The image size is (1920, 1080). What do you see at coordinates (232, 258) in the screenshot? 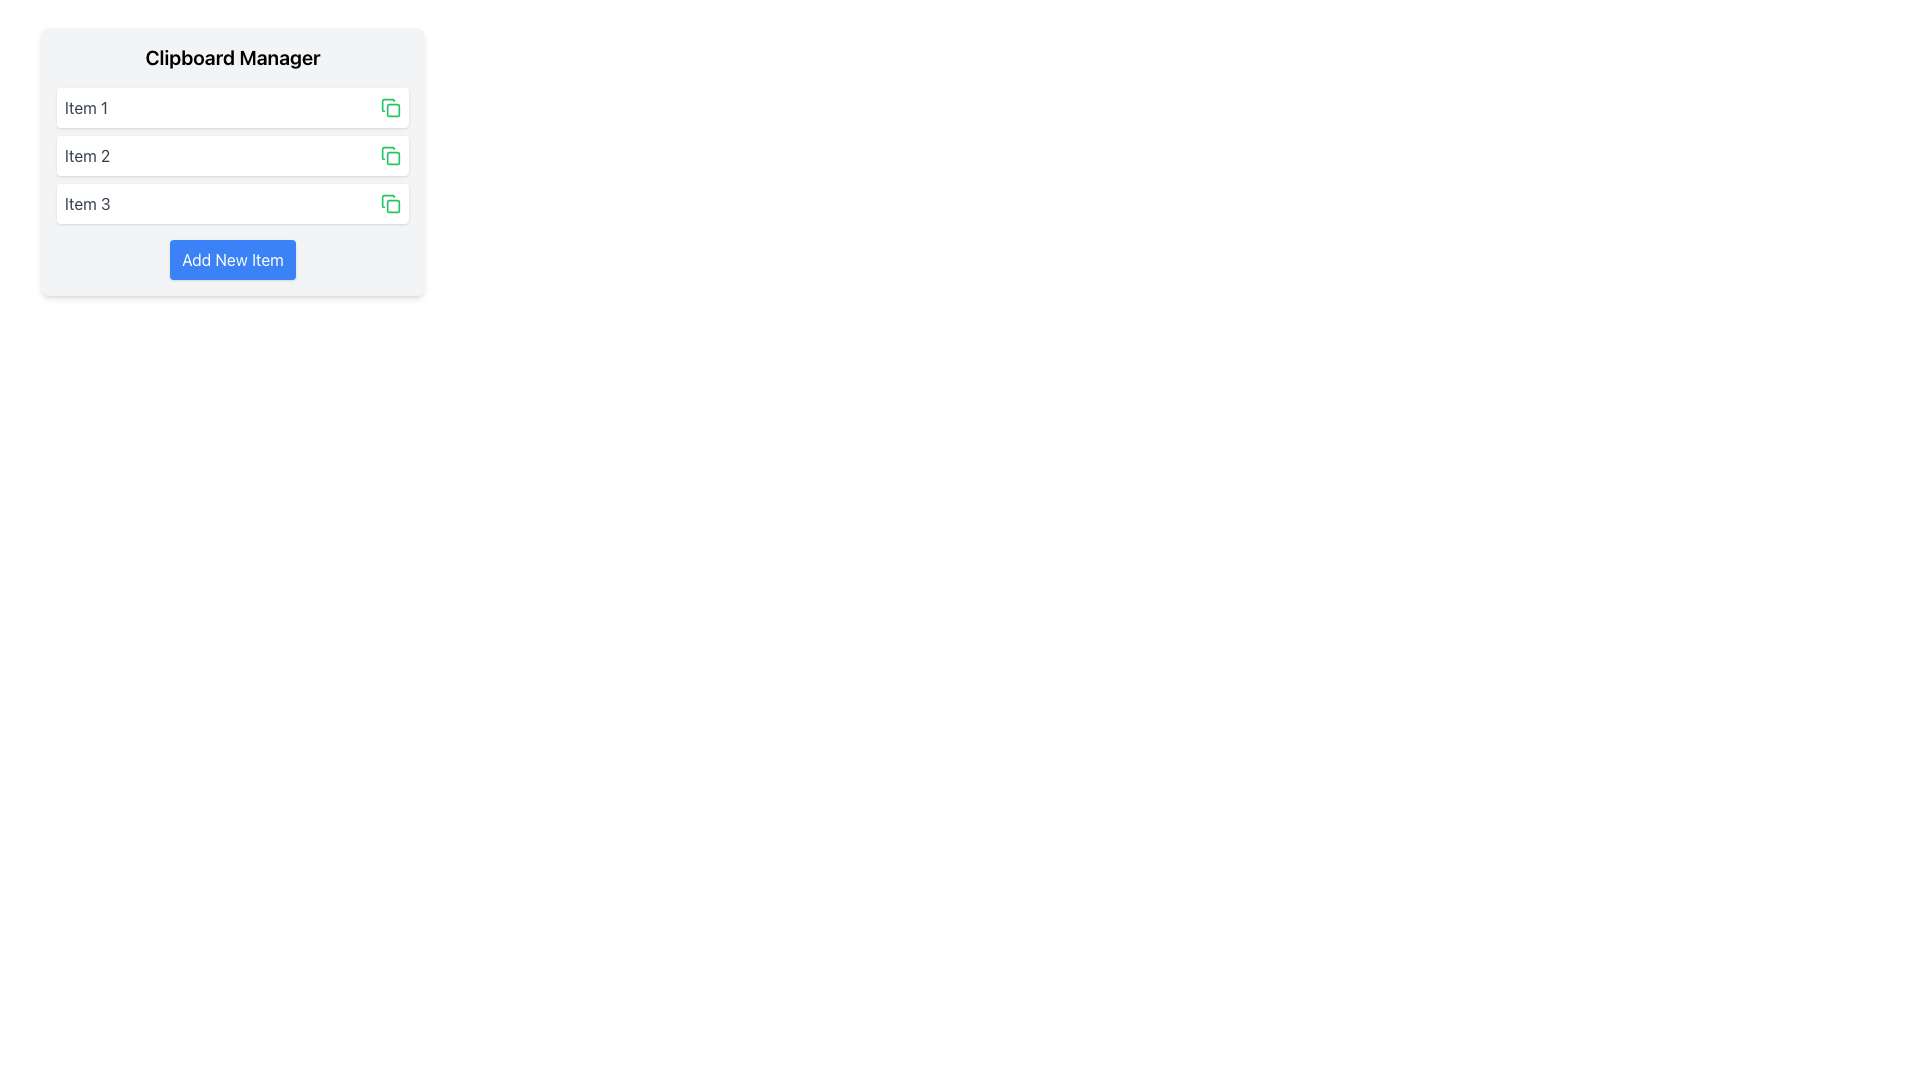
I see `the 'Add New Item' button located at the bottom center of the 'Clipboard Manager' panel to initiate adding a new item` at bounding box center [232, 258].